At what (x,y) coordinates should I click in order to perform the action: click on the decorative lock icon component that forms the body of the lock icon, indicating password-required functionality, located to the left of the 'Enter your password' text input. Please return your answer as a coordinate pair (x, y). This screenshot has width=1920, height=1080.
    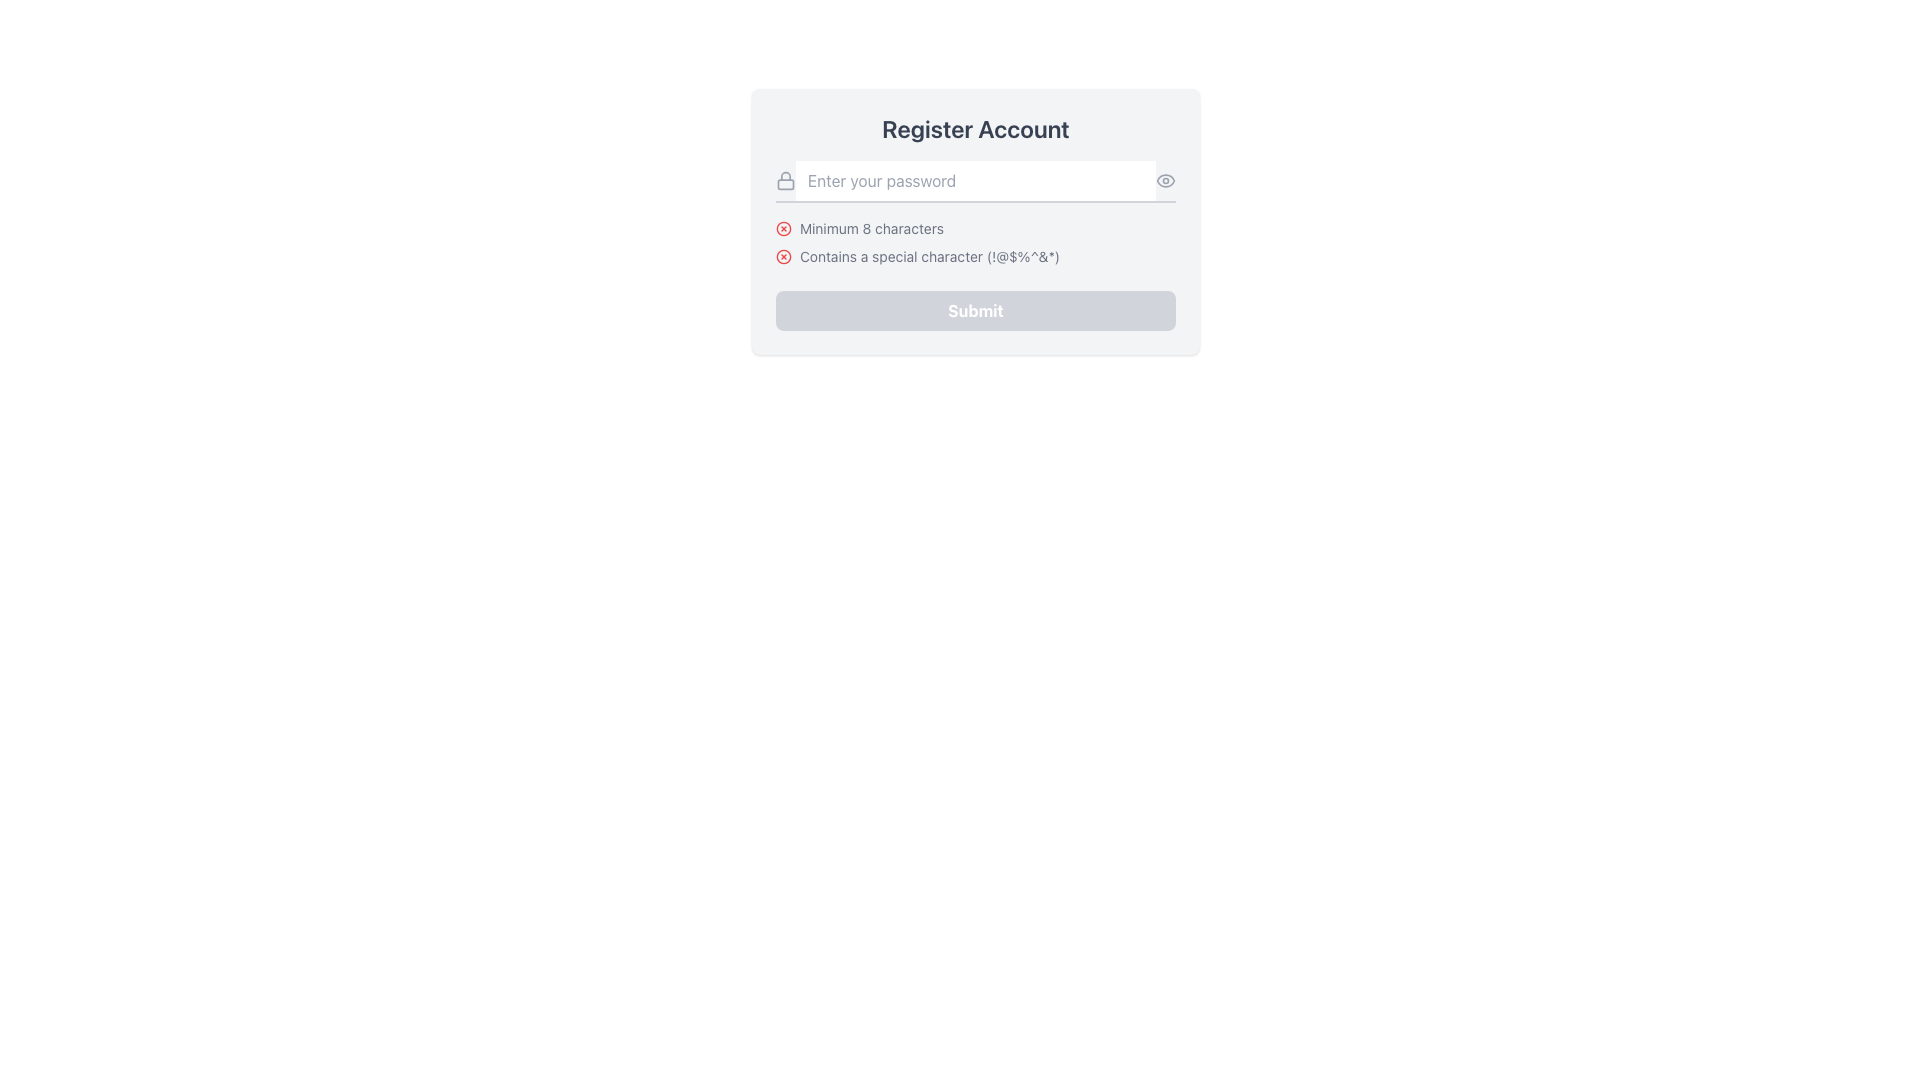
    Looking at the image, I should click on (785, 184).